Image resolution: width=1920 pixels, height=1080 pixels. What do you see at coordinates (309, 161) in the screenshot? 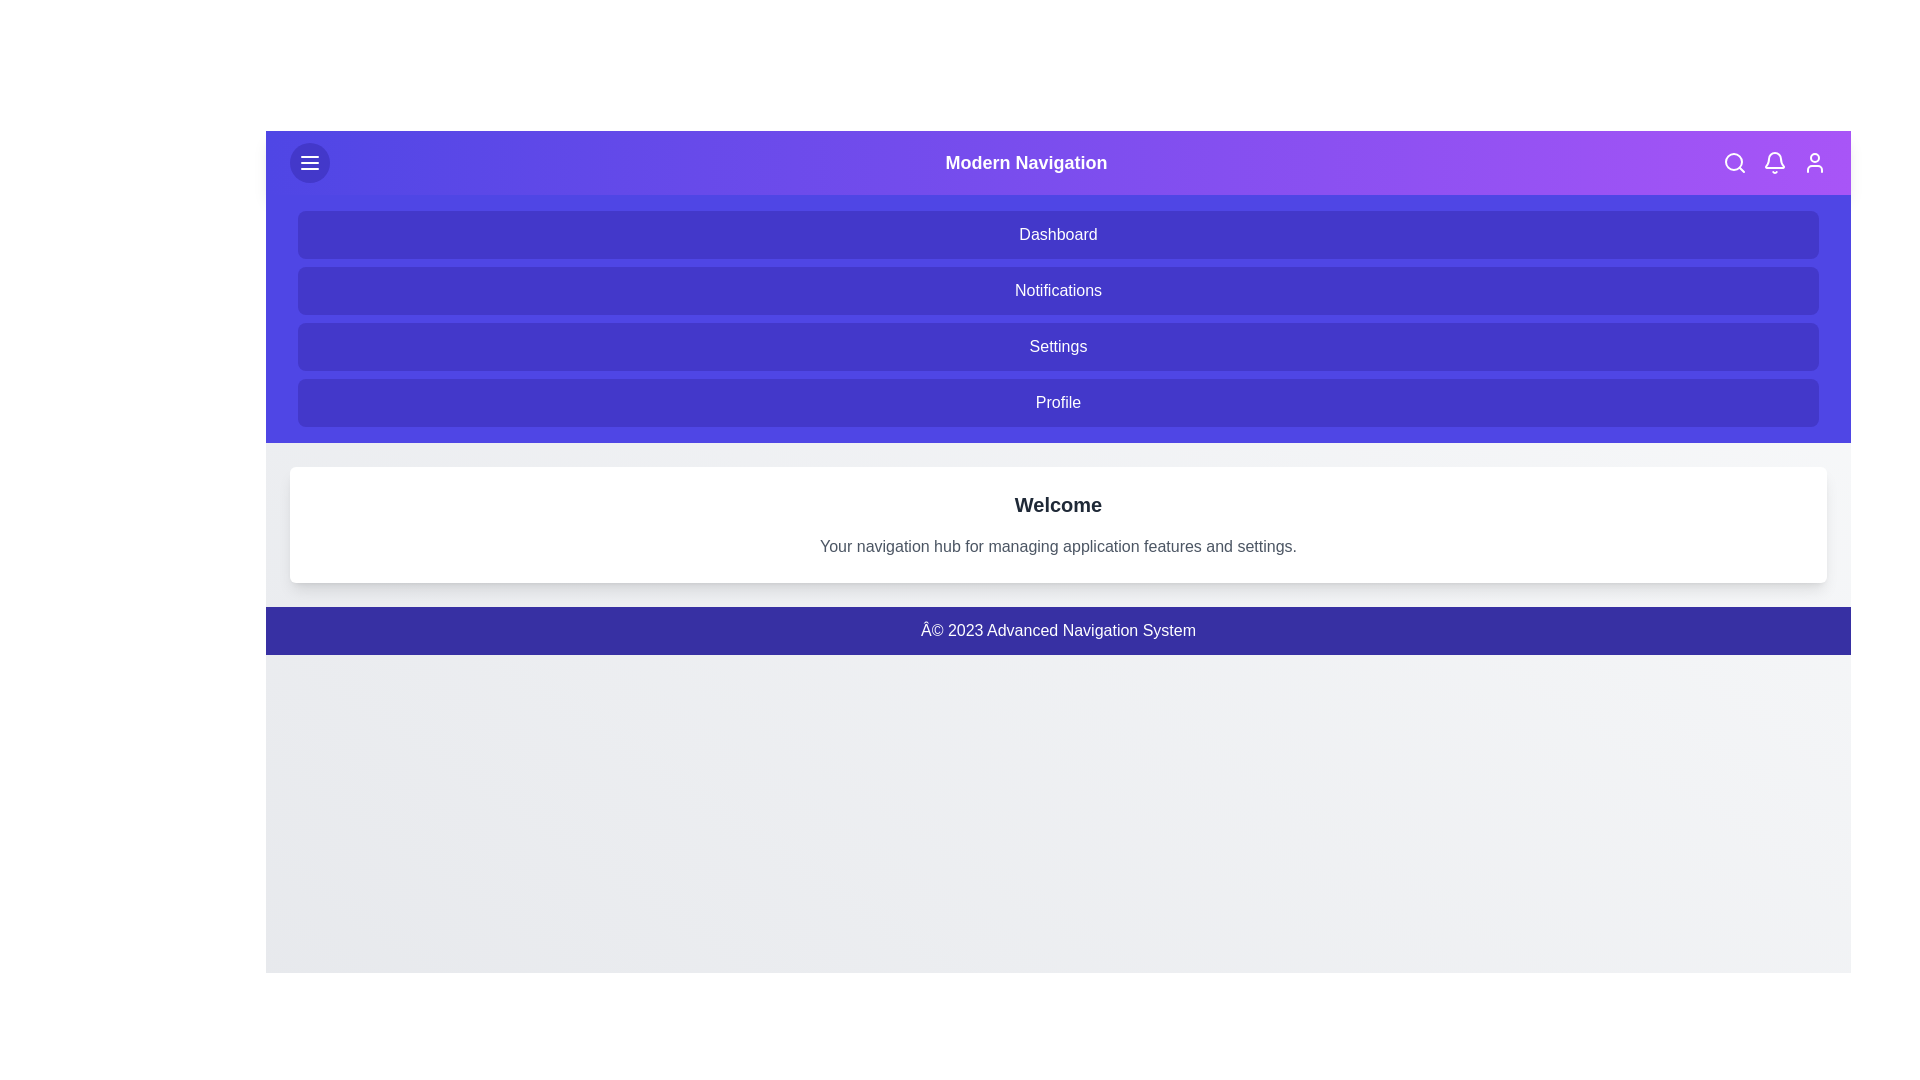
I see `the toggle menu button to change the menu visibility` at bounding box center [309, 161].